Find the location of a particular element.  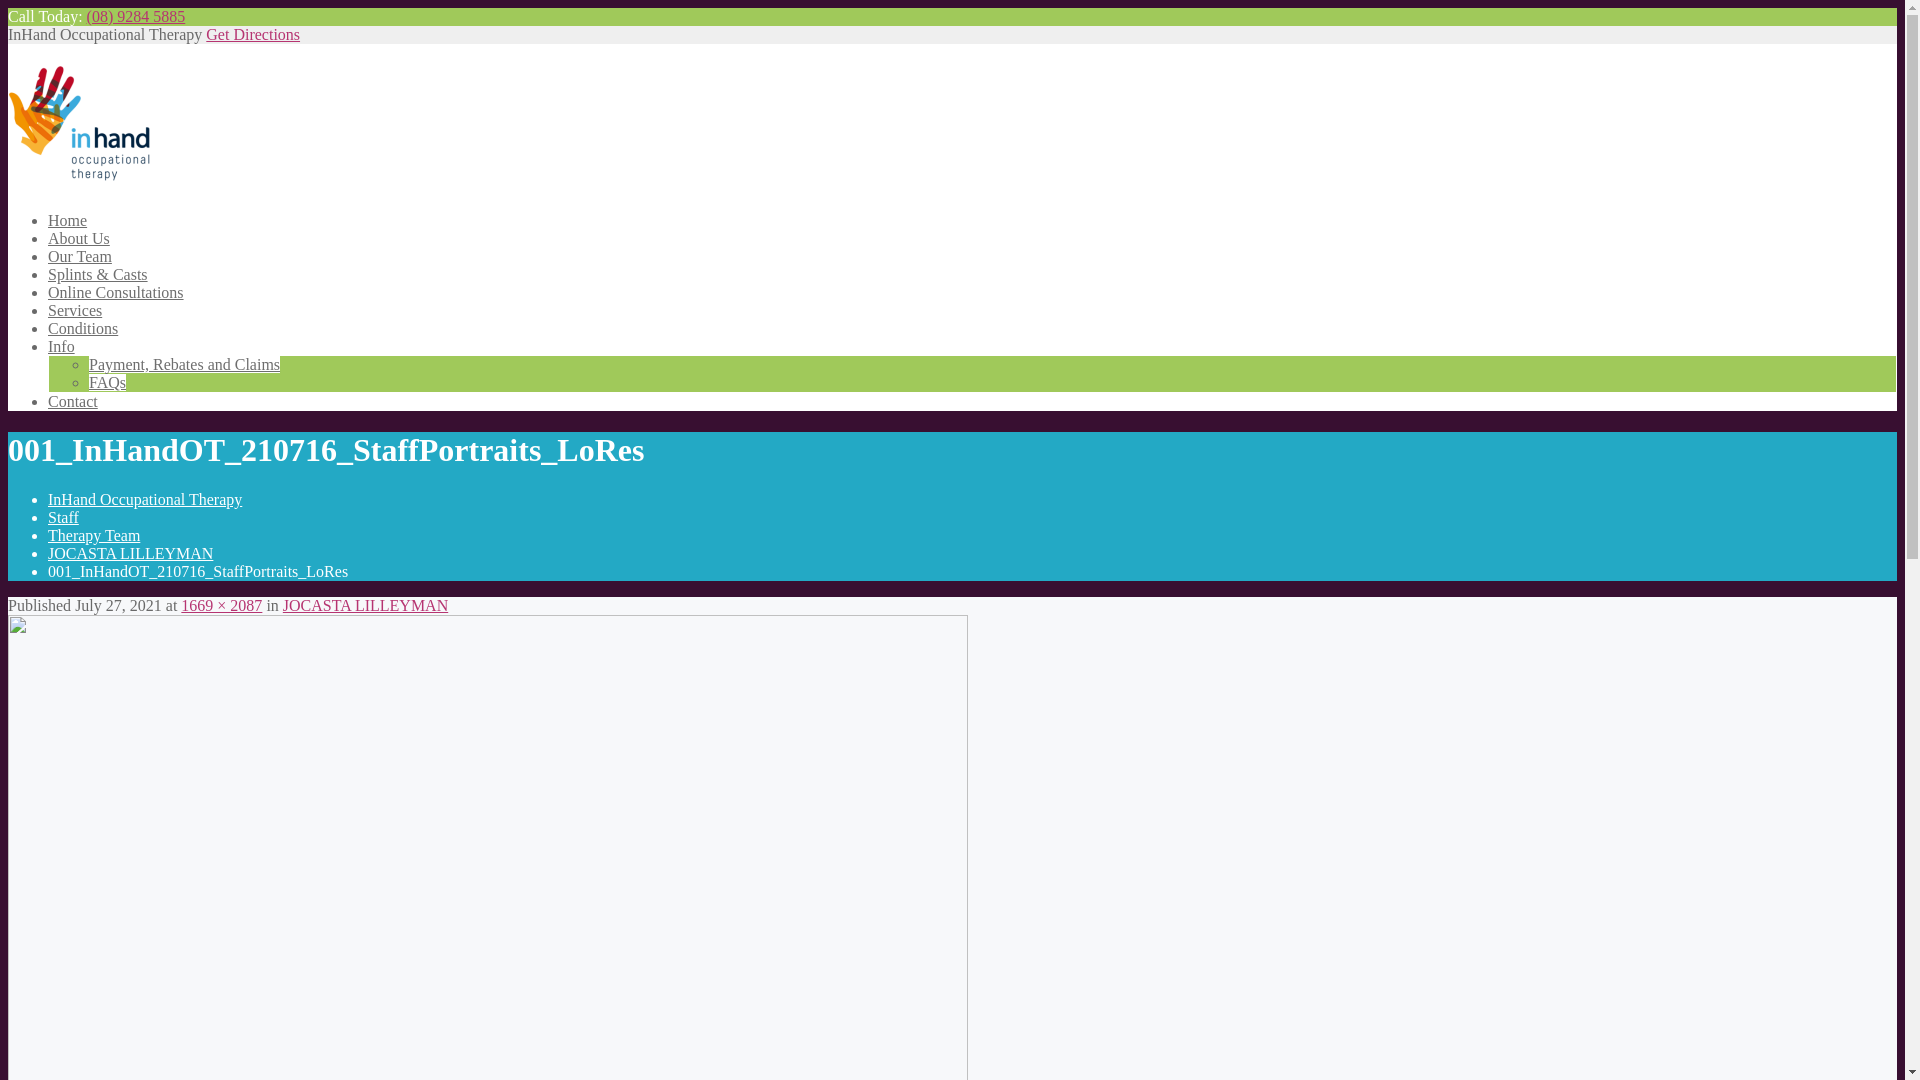

'Payment, Rebates and Claims' is located at coordinates (184, 364).